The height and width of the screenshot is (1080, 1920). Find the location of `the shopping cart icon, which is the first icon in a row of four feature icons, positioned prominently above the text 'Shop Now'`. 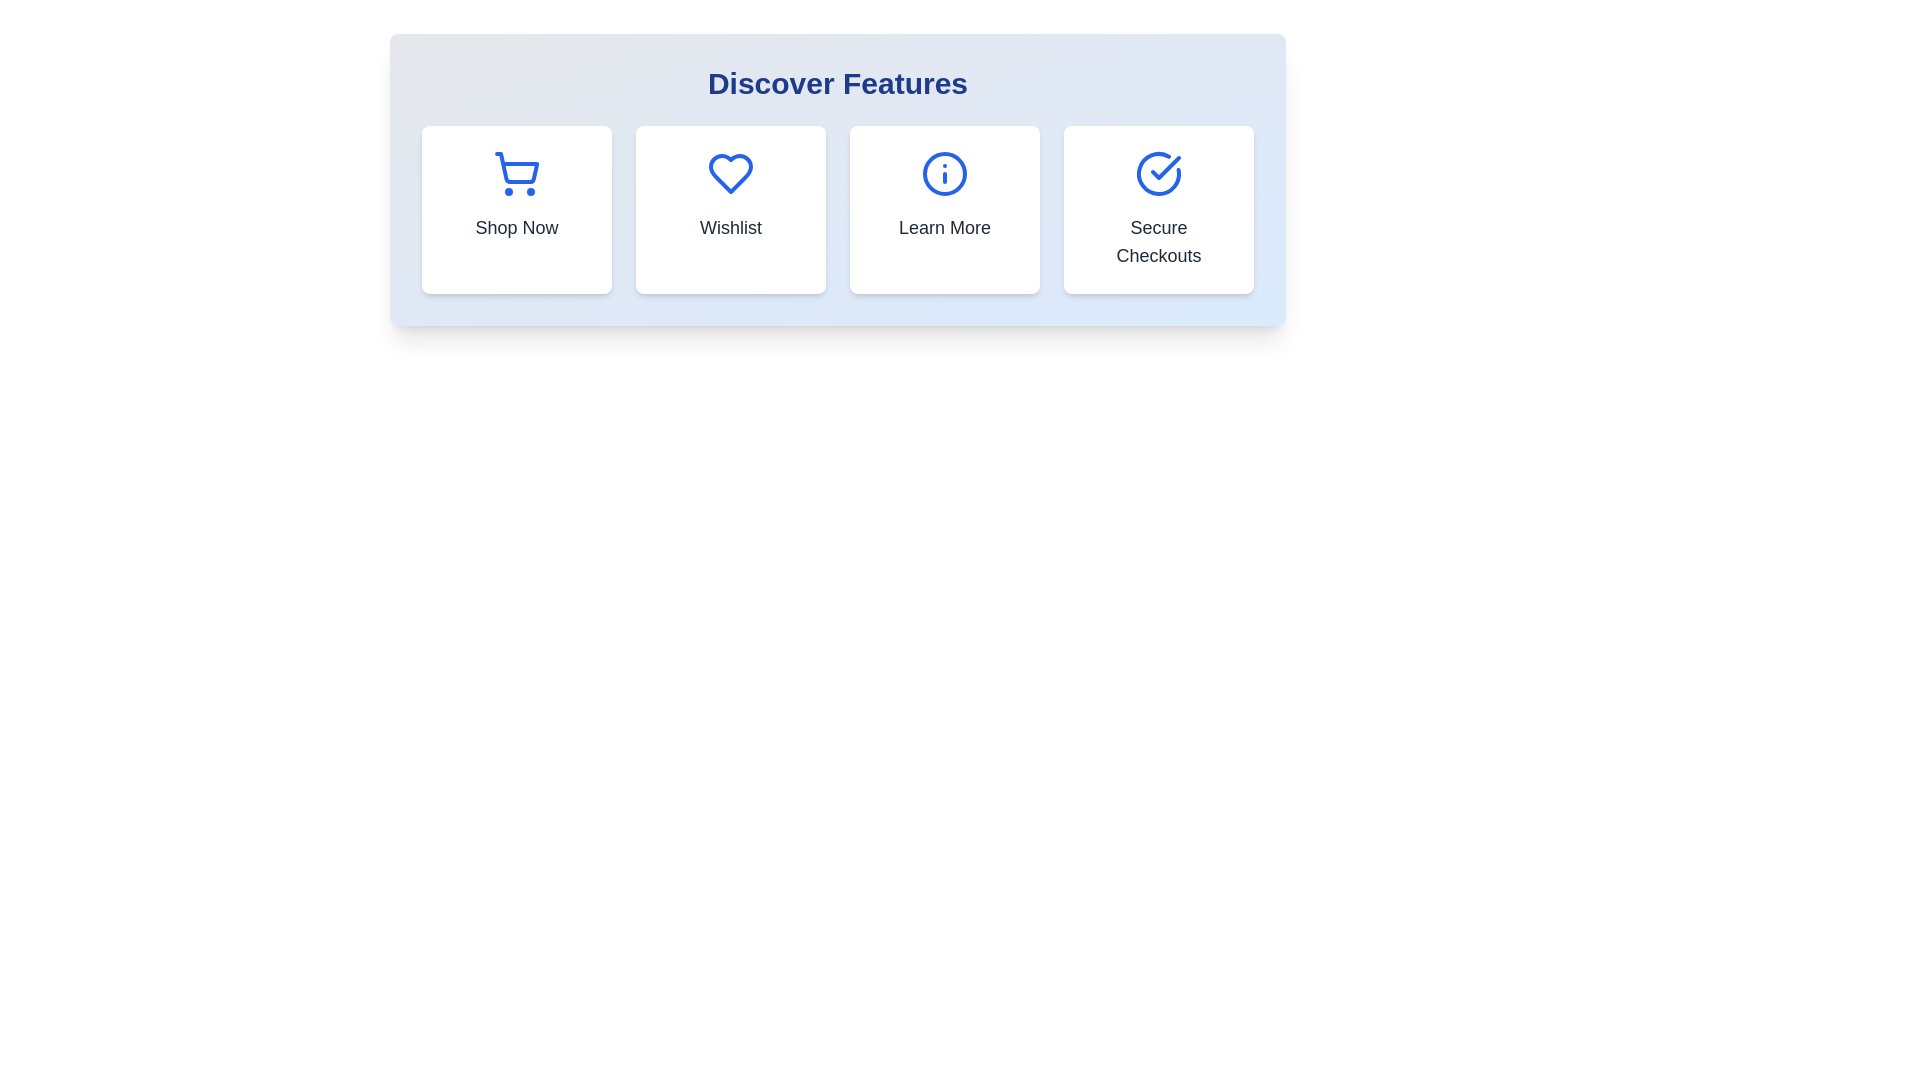

the shopping cart icon, which is the first icon in a row of four feature icons, positioned prominently above the text 'Shop Now' is located at coordinates (517, 167).